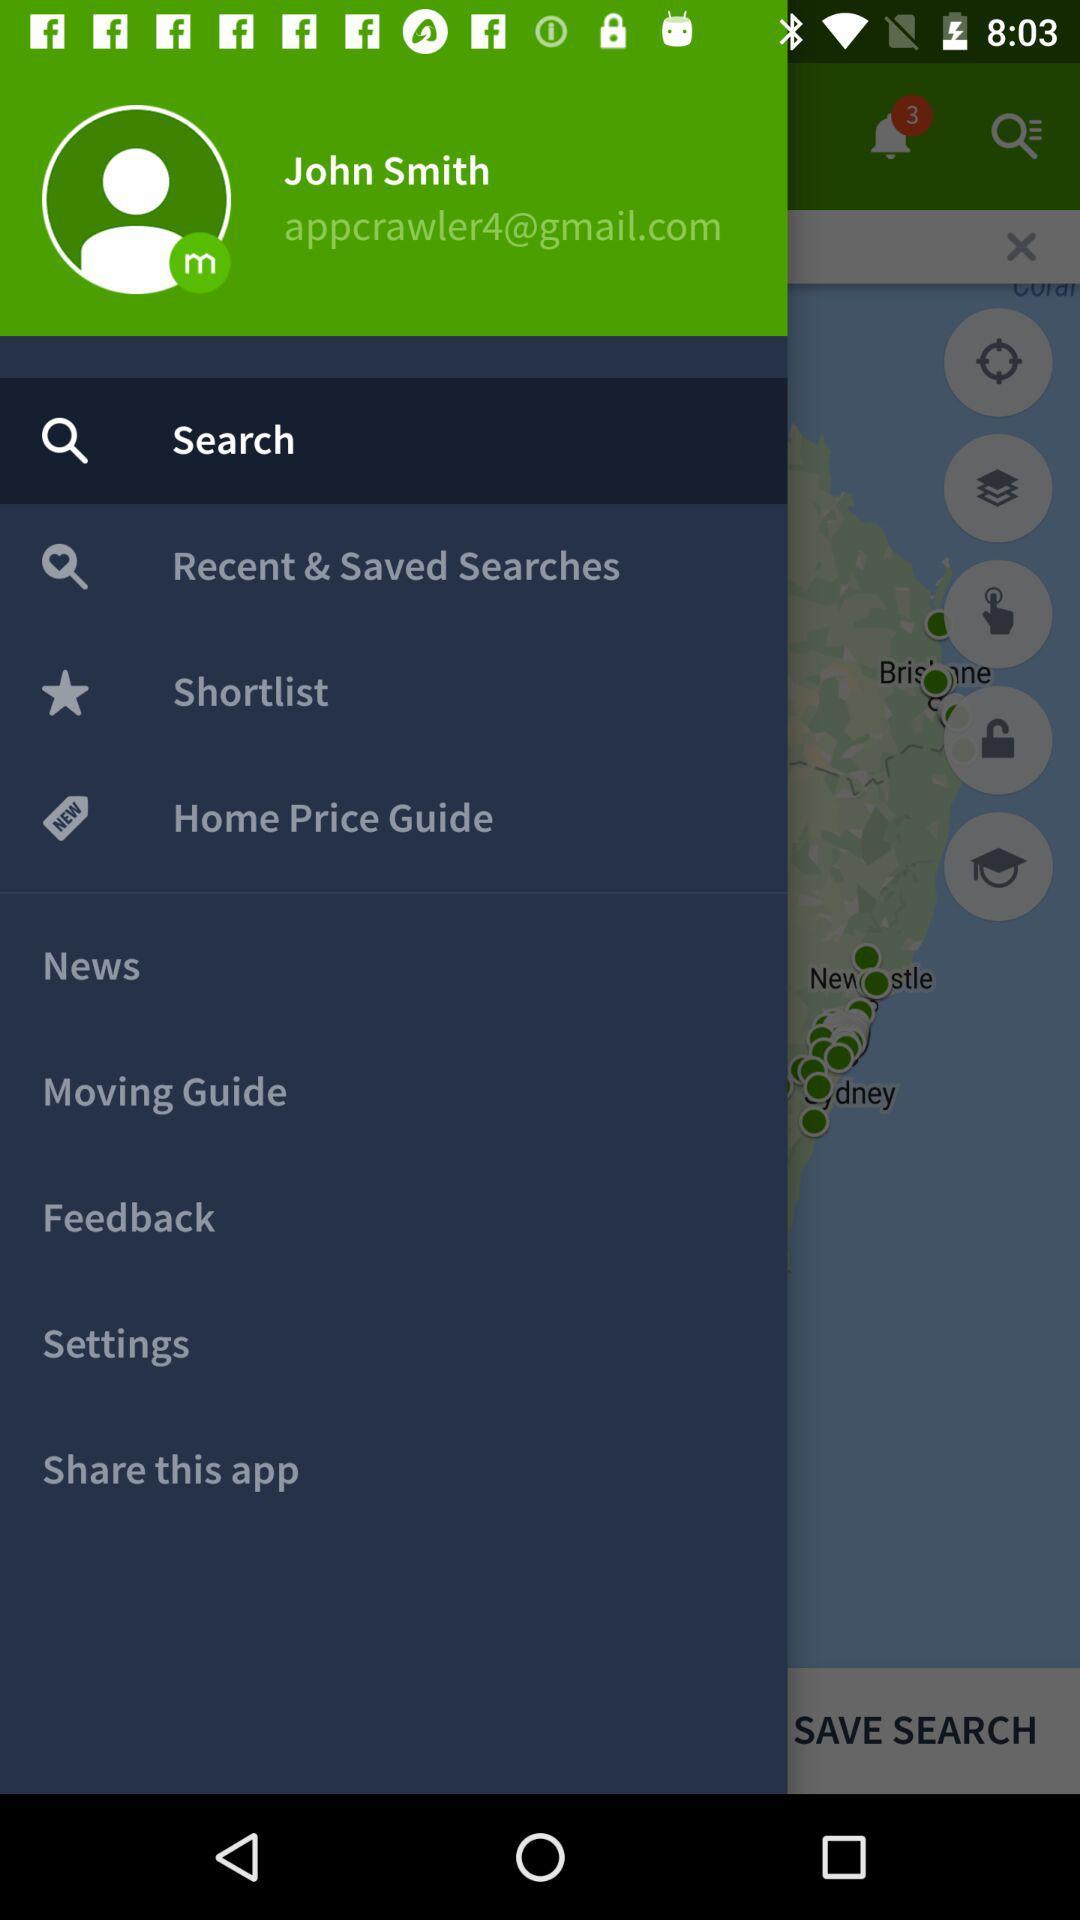 Image resolution: width=1080 pixels, height=1920 pixels. Describe the element at coordinates (1021, 245) in the screenshot. I see `the close icon` at that location.